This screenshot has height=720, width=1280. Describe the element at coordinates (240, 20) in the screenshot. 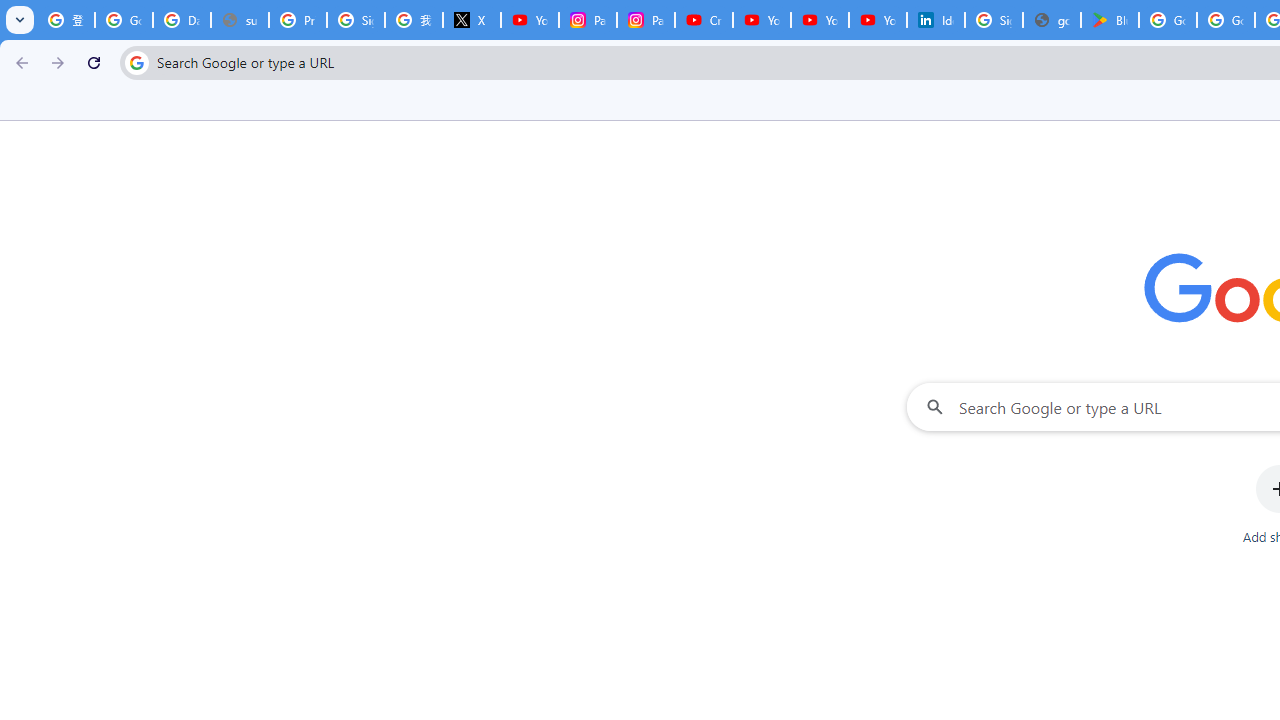

I see `'support.google.com - Network error'` at that location.